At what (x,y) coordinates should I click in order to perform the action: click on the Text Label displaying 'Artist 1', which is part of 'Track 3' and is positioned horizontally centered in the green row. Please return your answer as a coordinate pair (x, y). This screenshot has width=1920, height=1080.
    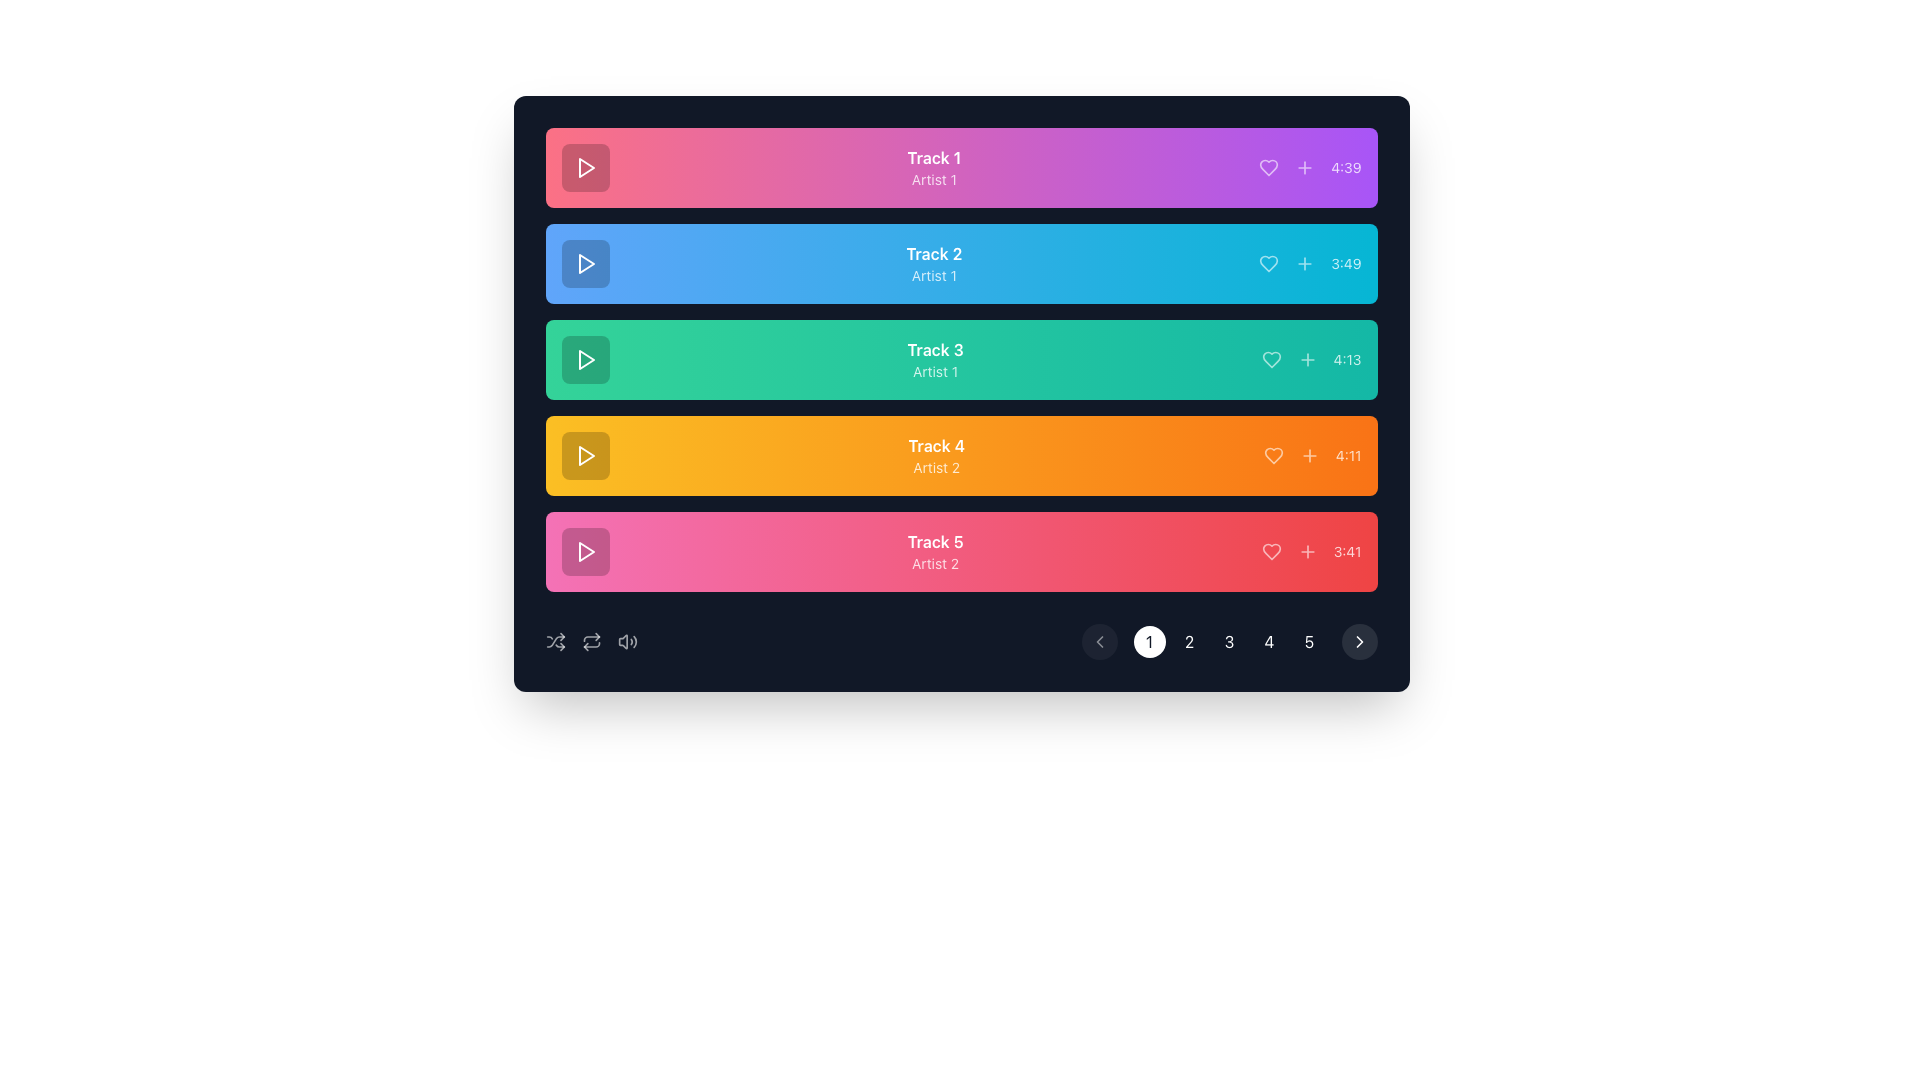
    Looking at the image, I should click on (934, 371).